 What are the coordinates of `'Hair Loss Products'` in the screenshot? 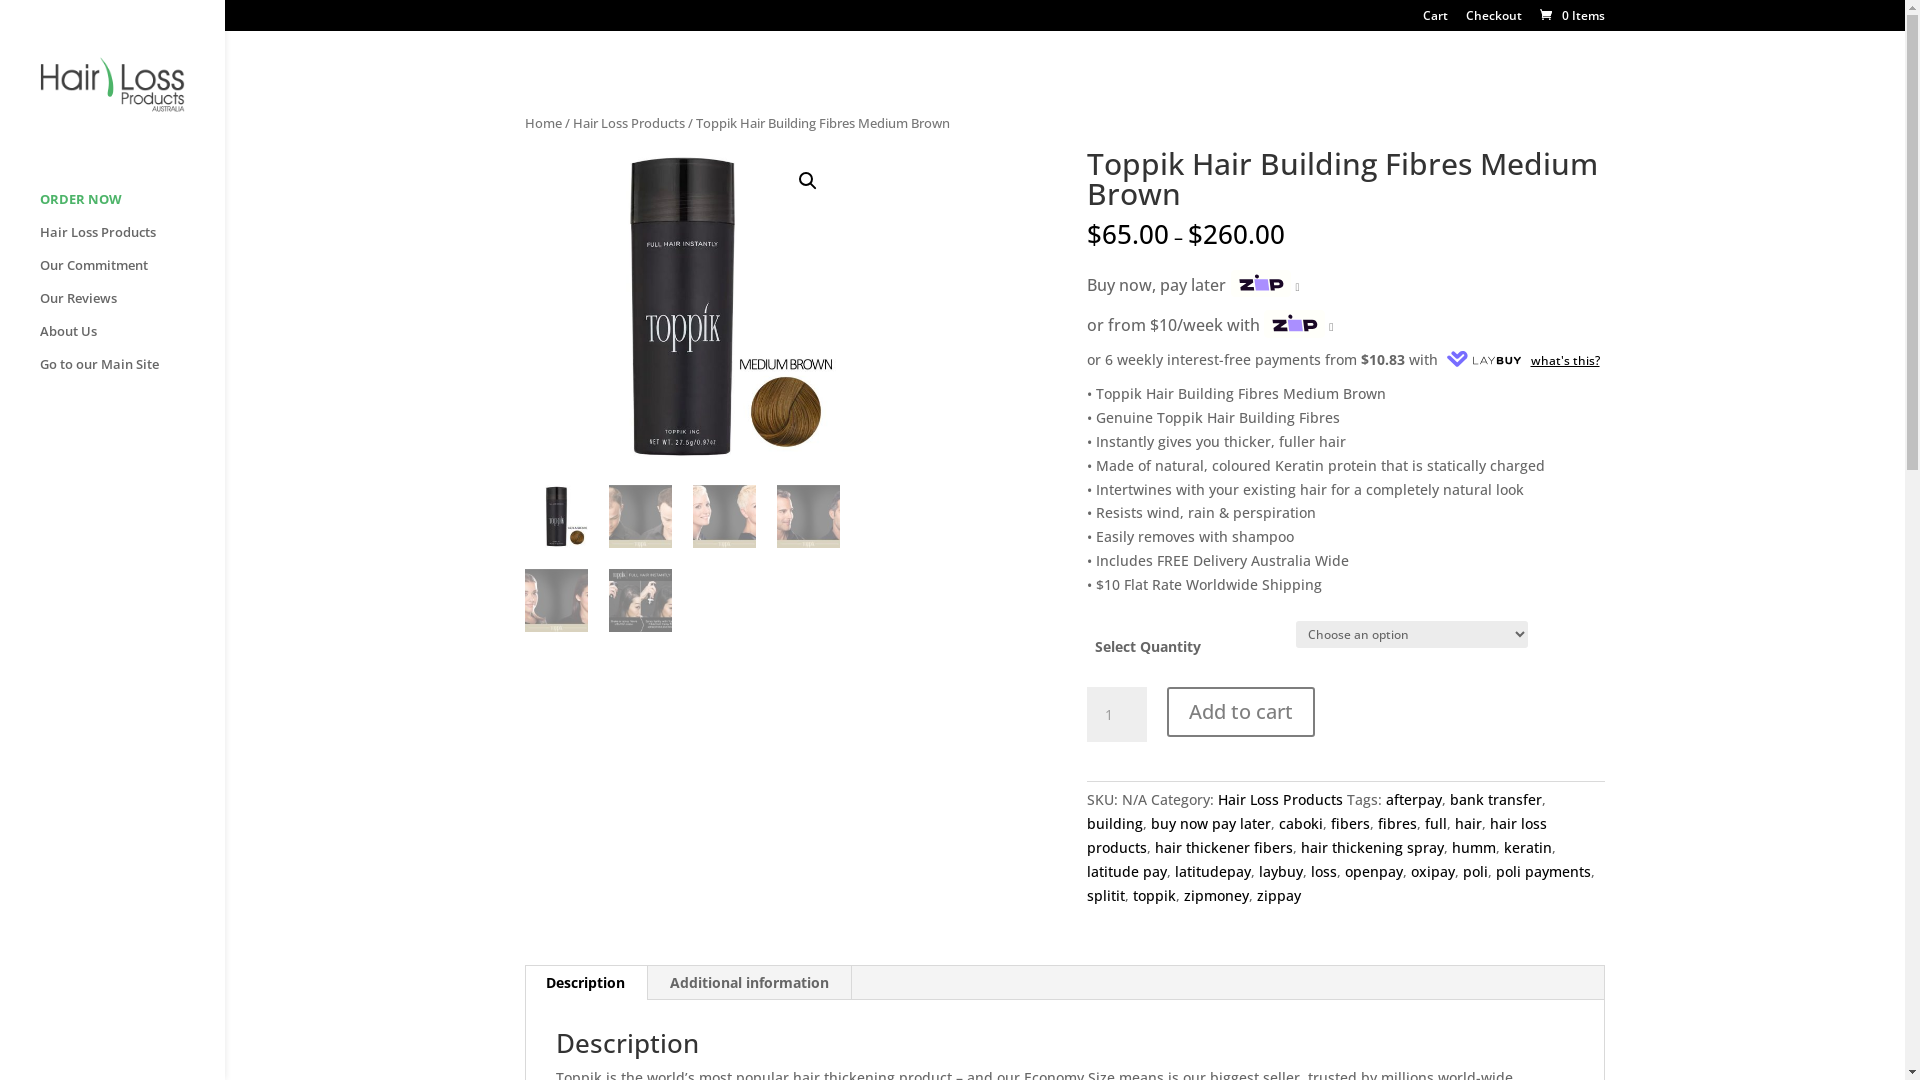 It's located at (39, 240).